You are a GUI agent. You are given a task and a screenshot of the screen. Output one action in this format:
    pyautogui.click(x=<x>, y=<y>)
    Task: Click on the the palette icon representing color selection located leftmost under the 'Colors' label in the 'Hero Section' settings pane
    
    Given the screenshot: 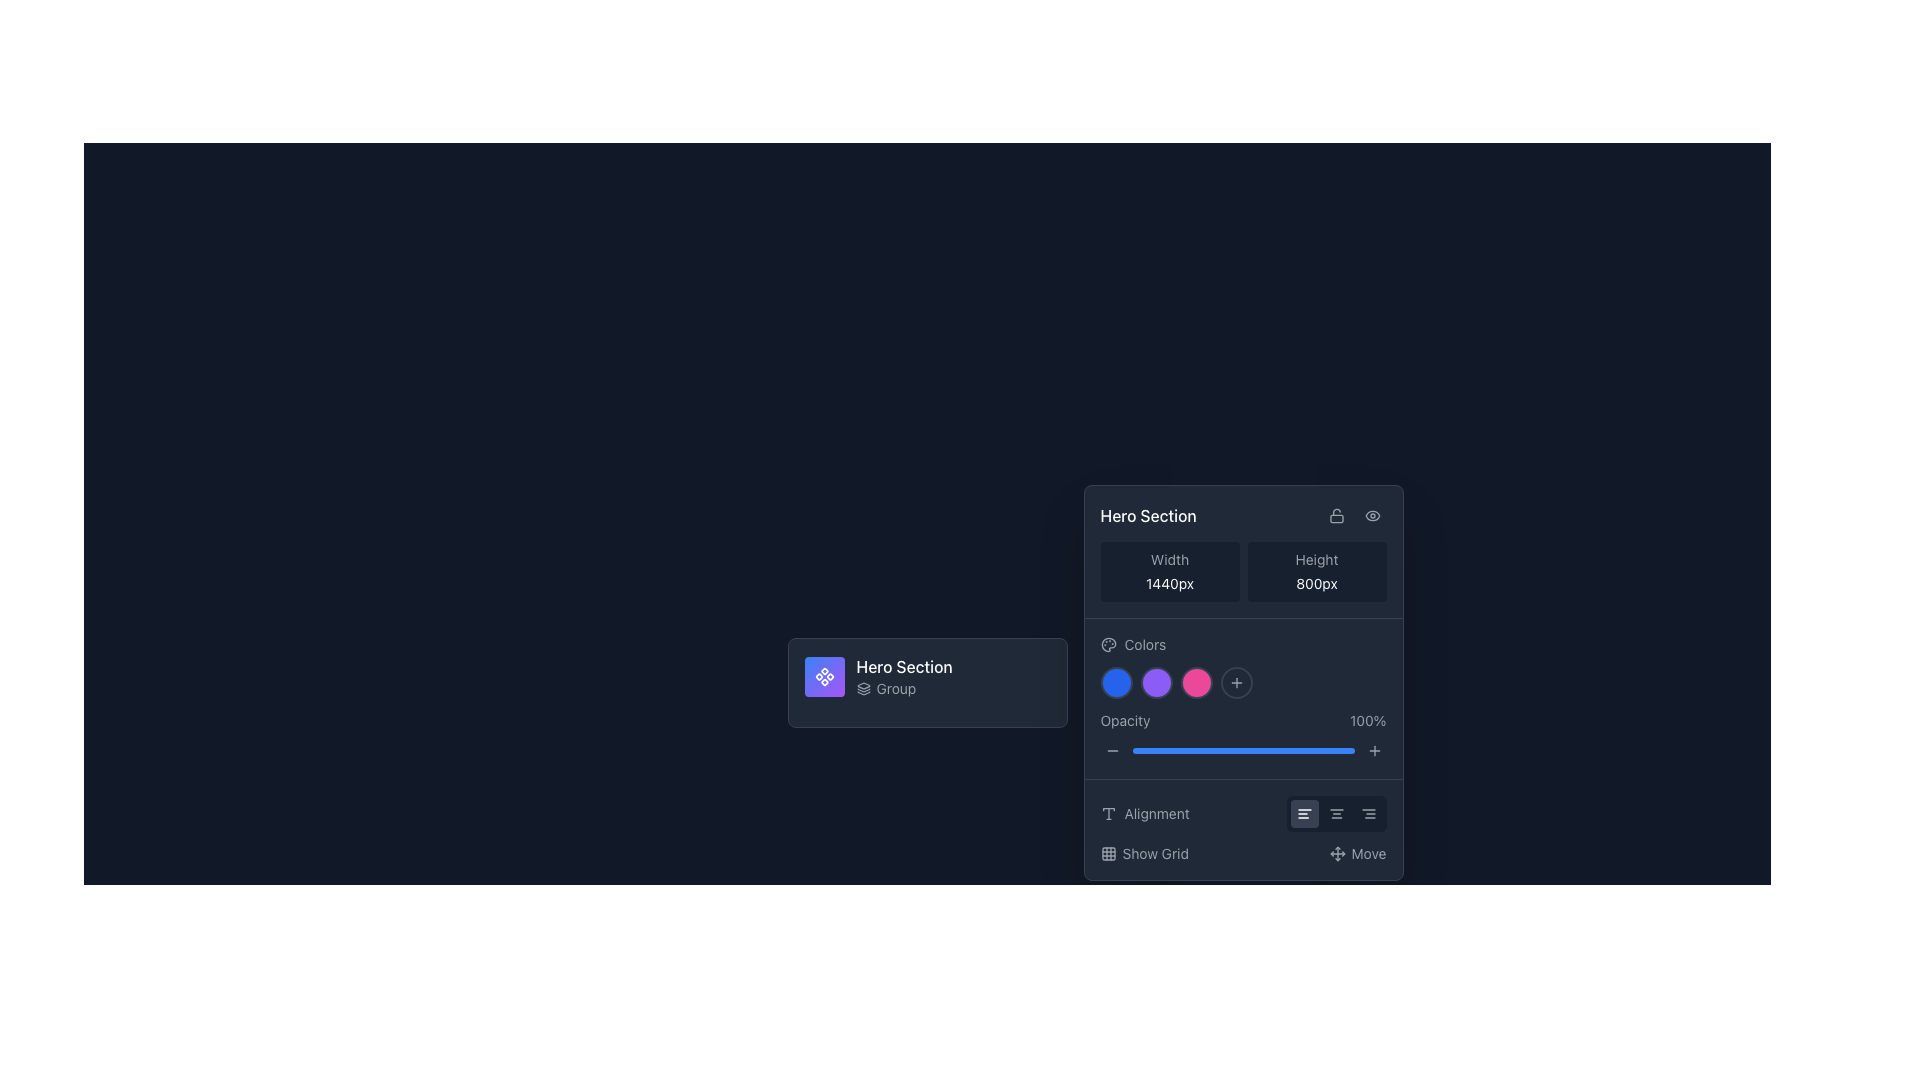 What is the action you would take?
    pyautogui.click(x=1107, y=644)
    